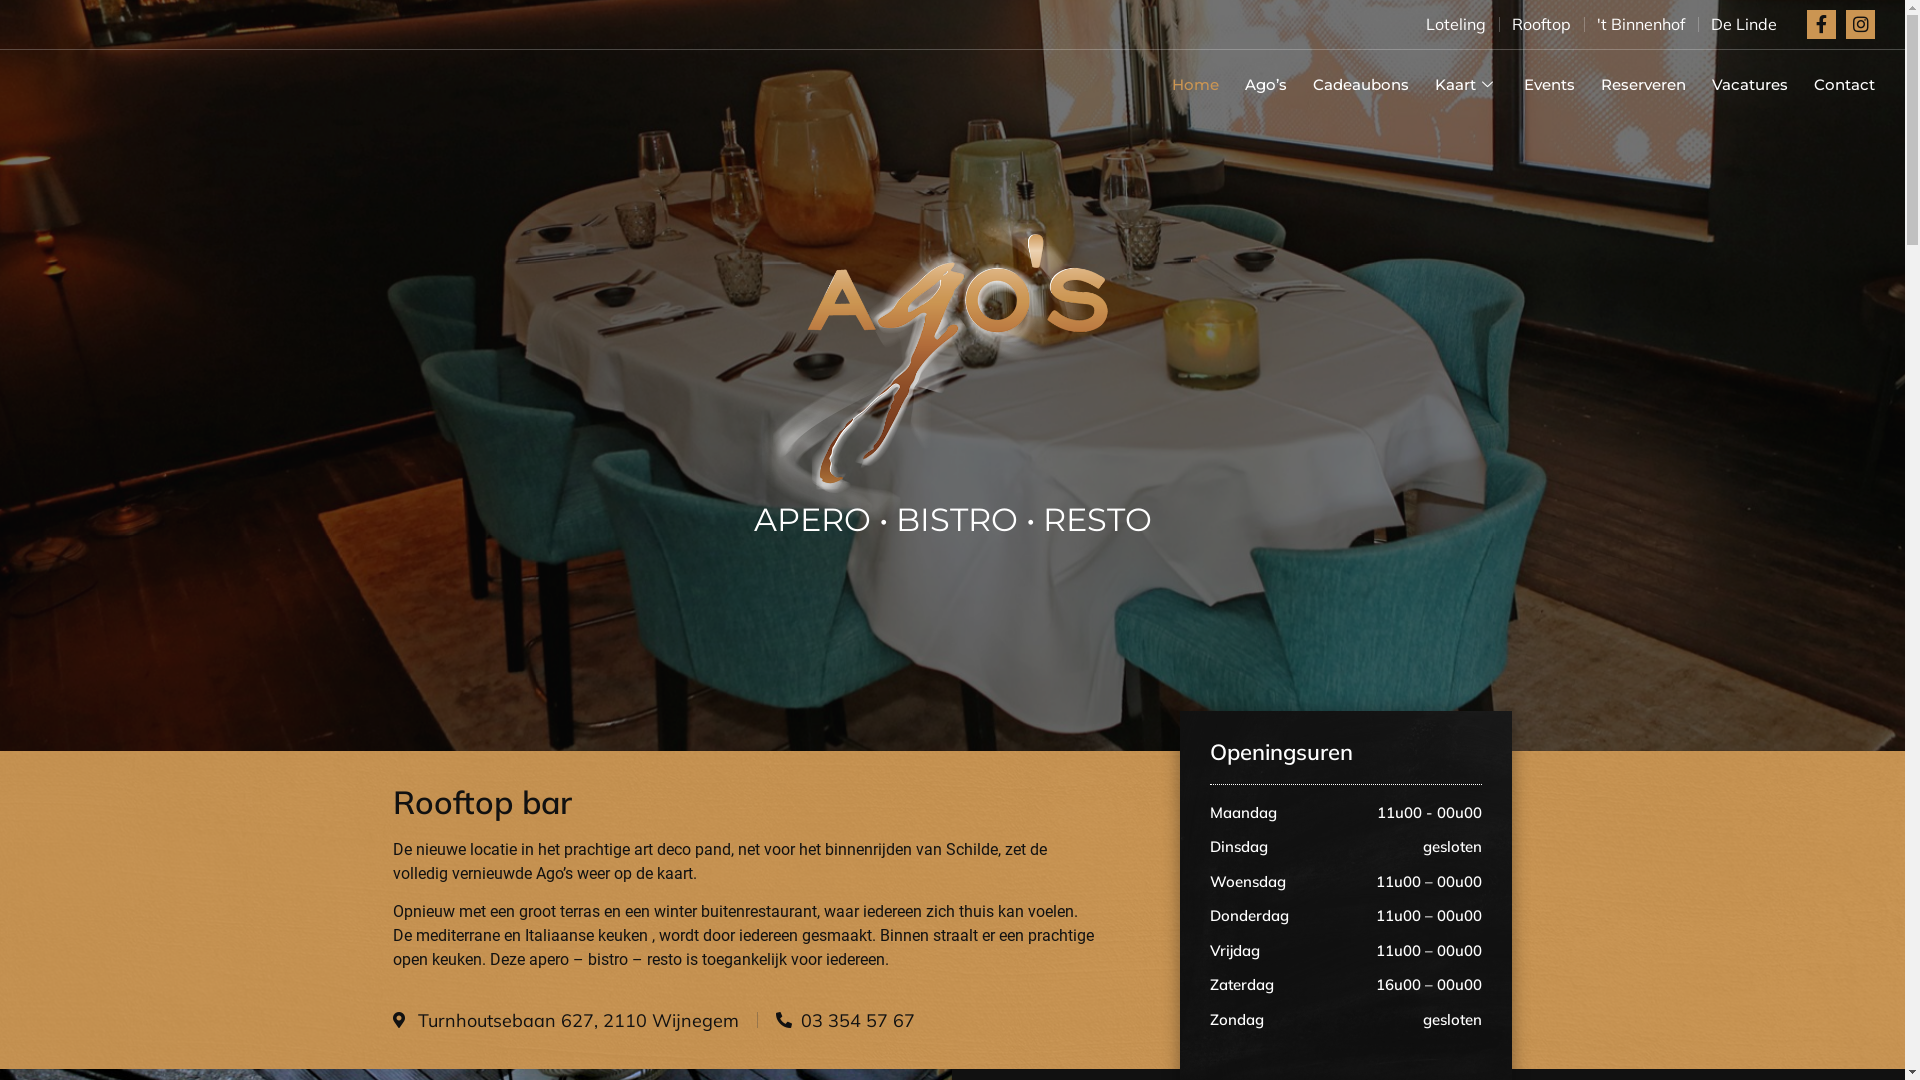 The height and width of the screenshot is (1080, 1920). Describe the element at coordinates (1831, 83) in the screenshot. I see `'Contact'` at that location.